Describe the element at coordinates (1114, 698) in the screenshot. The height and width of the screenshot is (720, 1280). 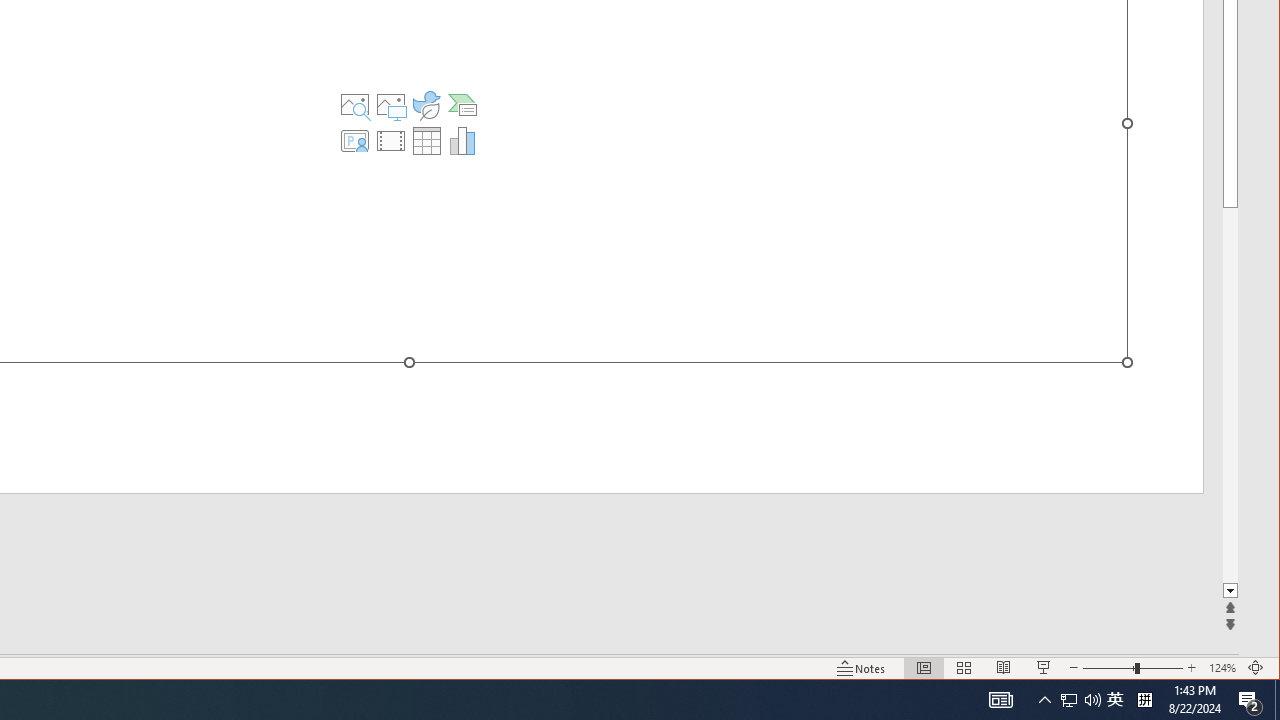
I see `'Q2790: 100%'` at that location.